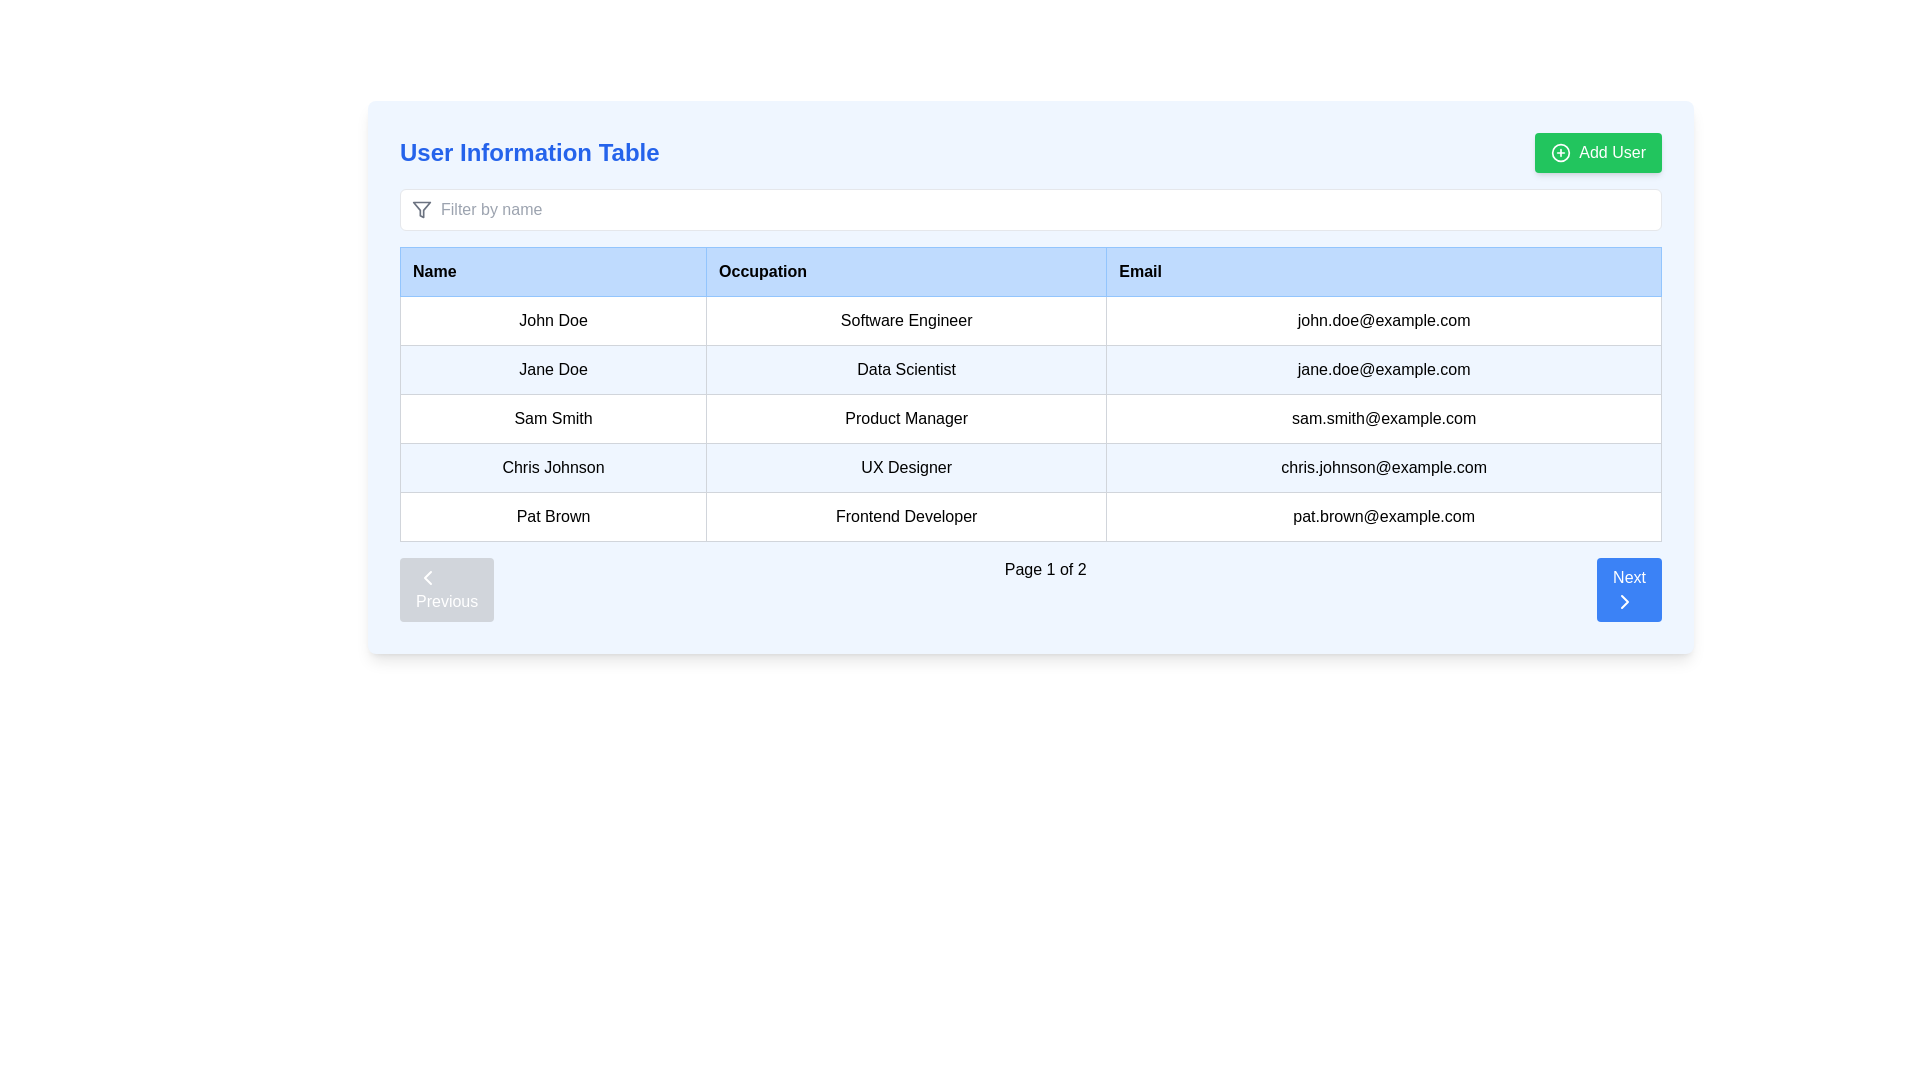 This screenshot has width=1920, height=1080. Describe the element at coordinates (1625, 600) in the screenshot. I see `the navigation icon located at the bottom-right corner of the interface within the 'Next' button` at that location.